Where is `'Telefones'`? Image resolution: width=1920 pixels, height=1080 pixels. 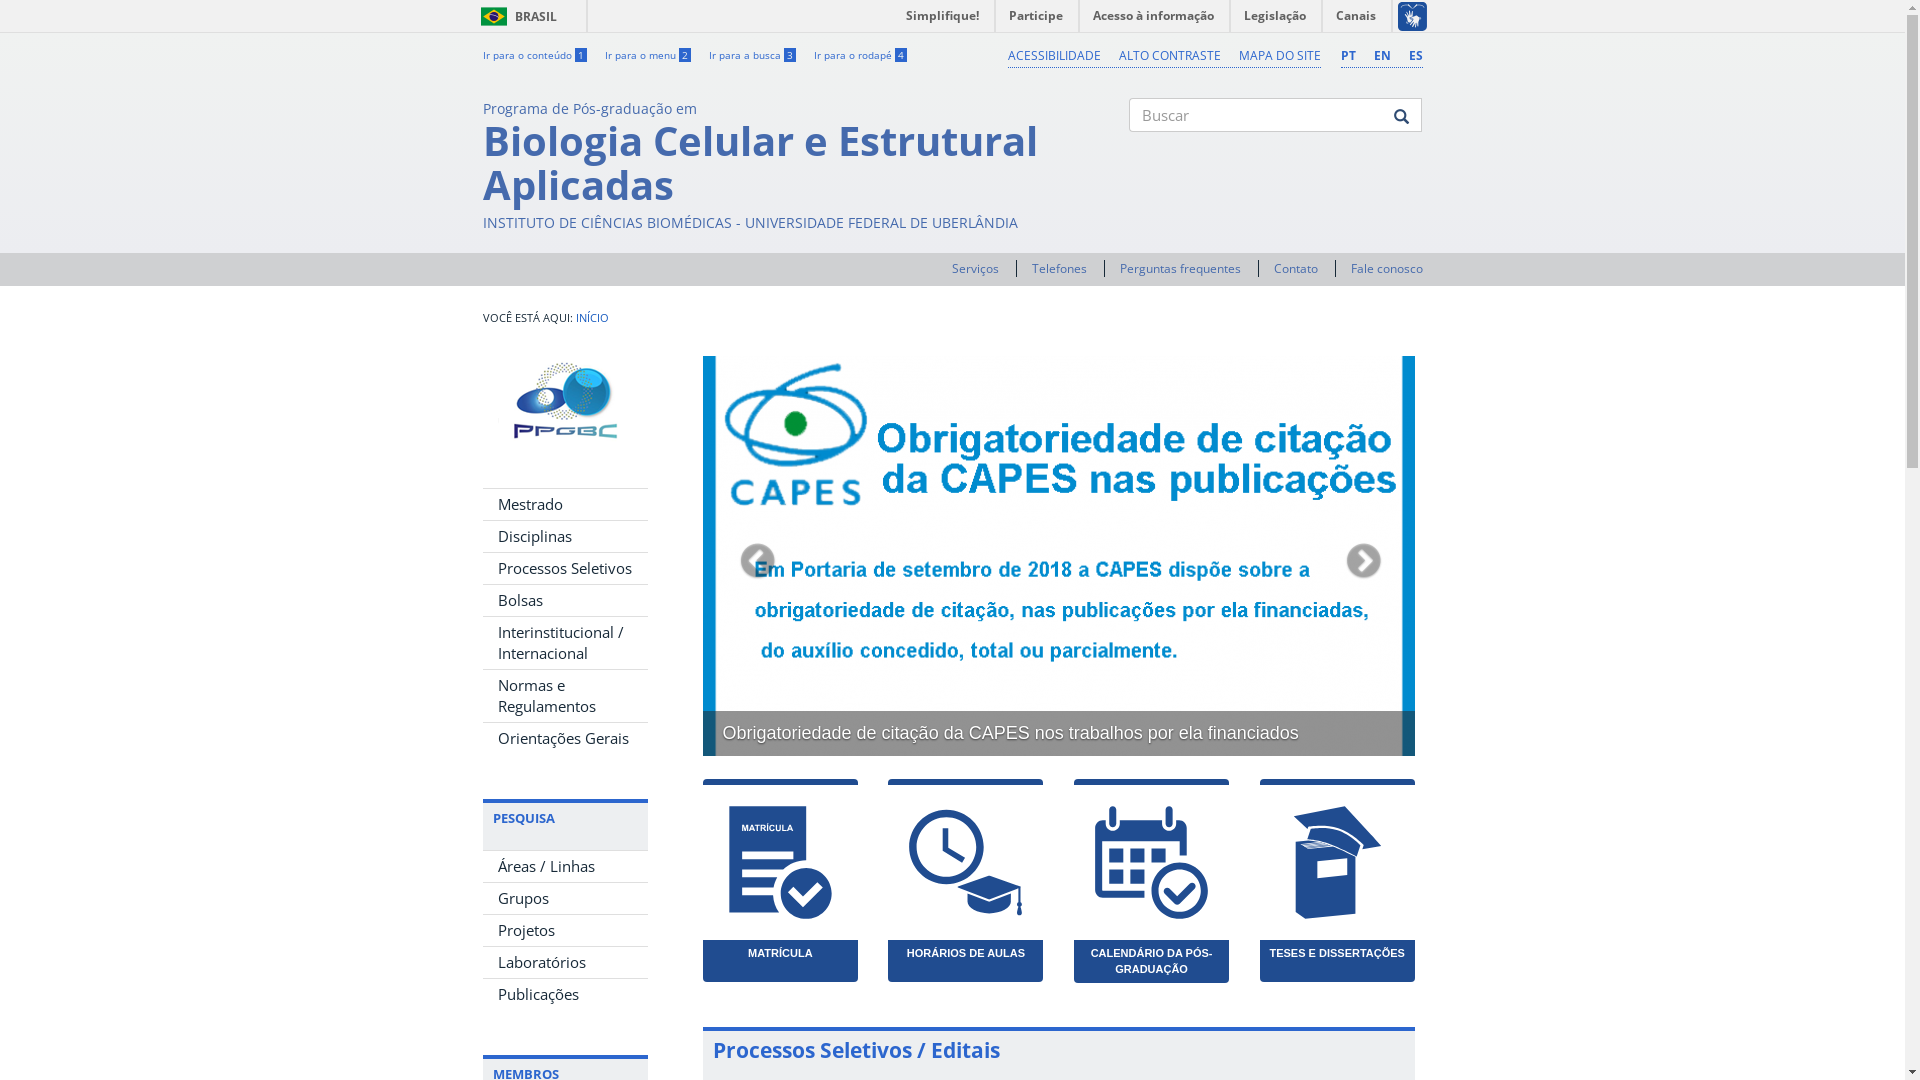
'Telefones' is located at coordinates (1058, 267).